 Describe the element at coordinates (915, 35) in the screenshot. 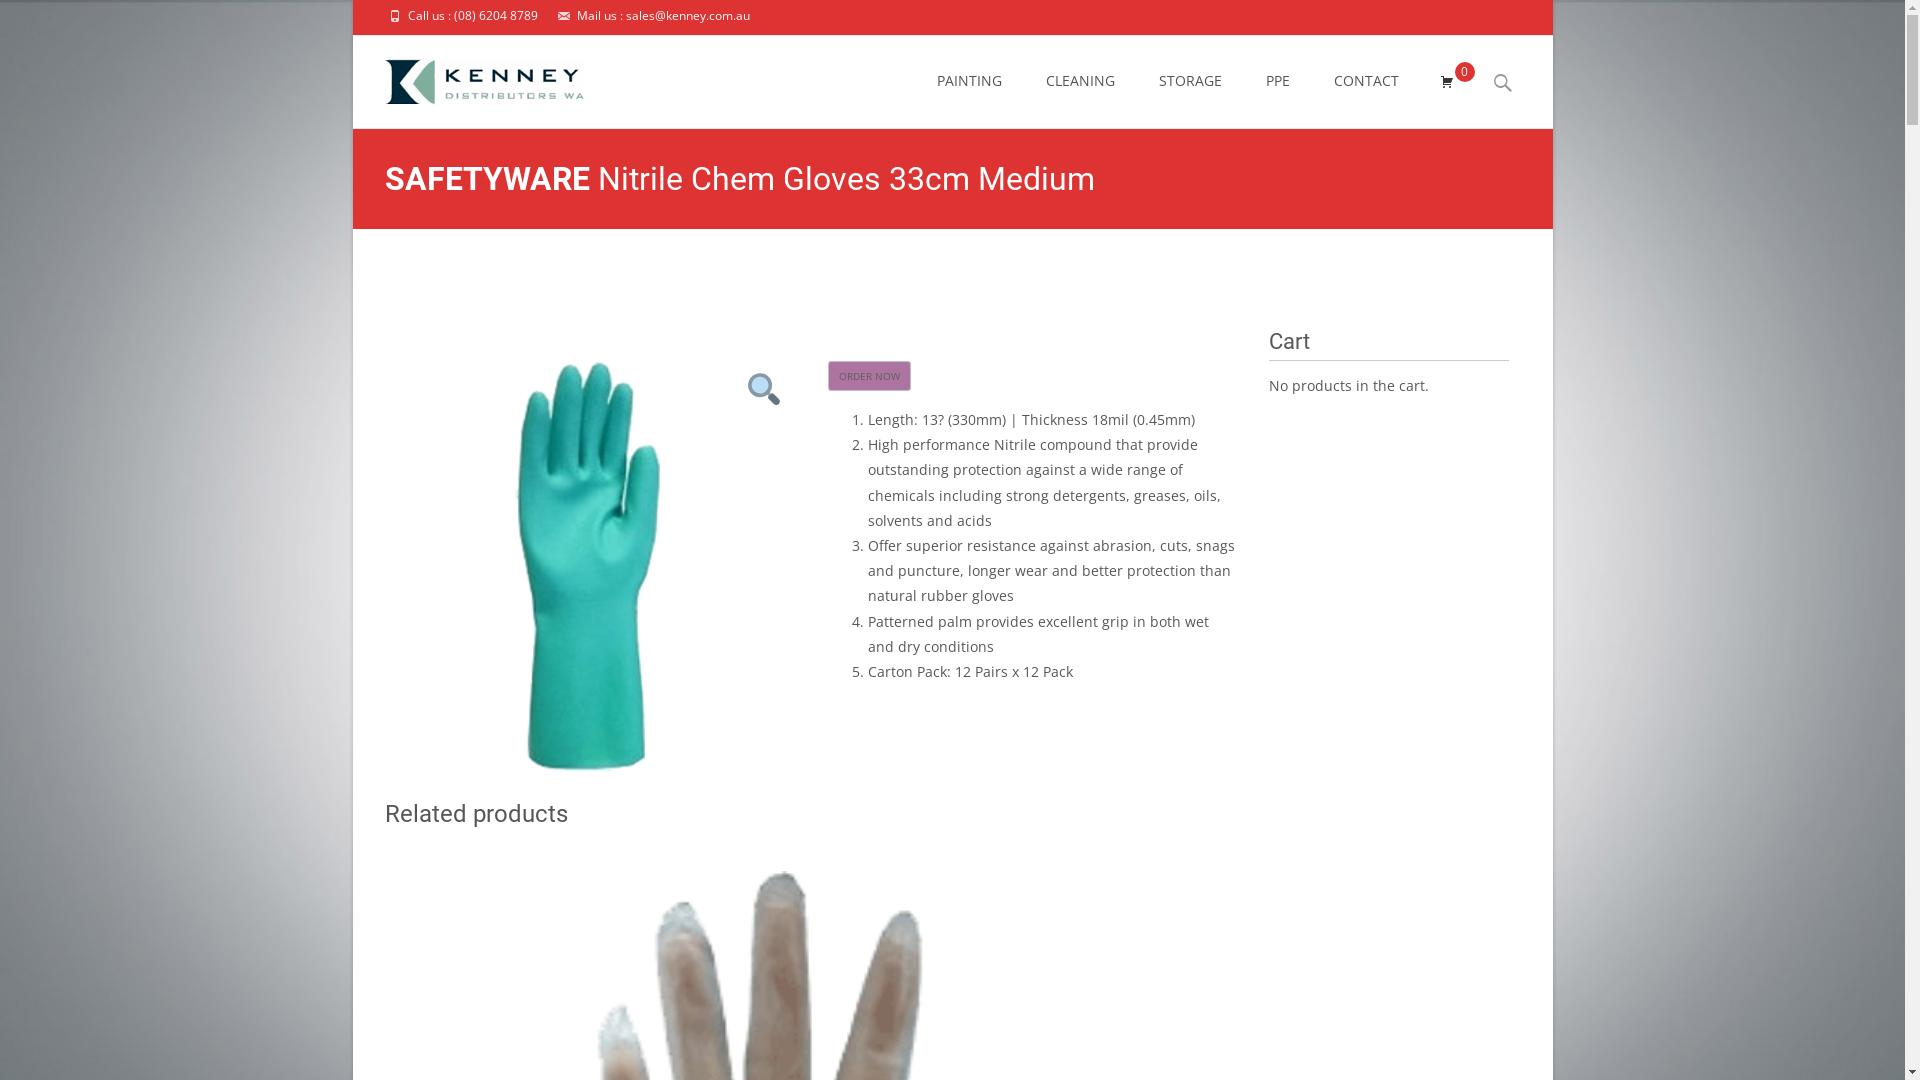

I see `'Skip to content'` at that location.